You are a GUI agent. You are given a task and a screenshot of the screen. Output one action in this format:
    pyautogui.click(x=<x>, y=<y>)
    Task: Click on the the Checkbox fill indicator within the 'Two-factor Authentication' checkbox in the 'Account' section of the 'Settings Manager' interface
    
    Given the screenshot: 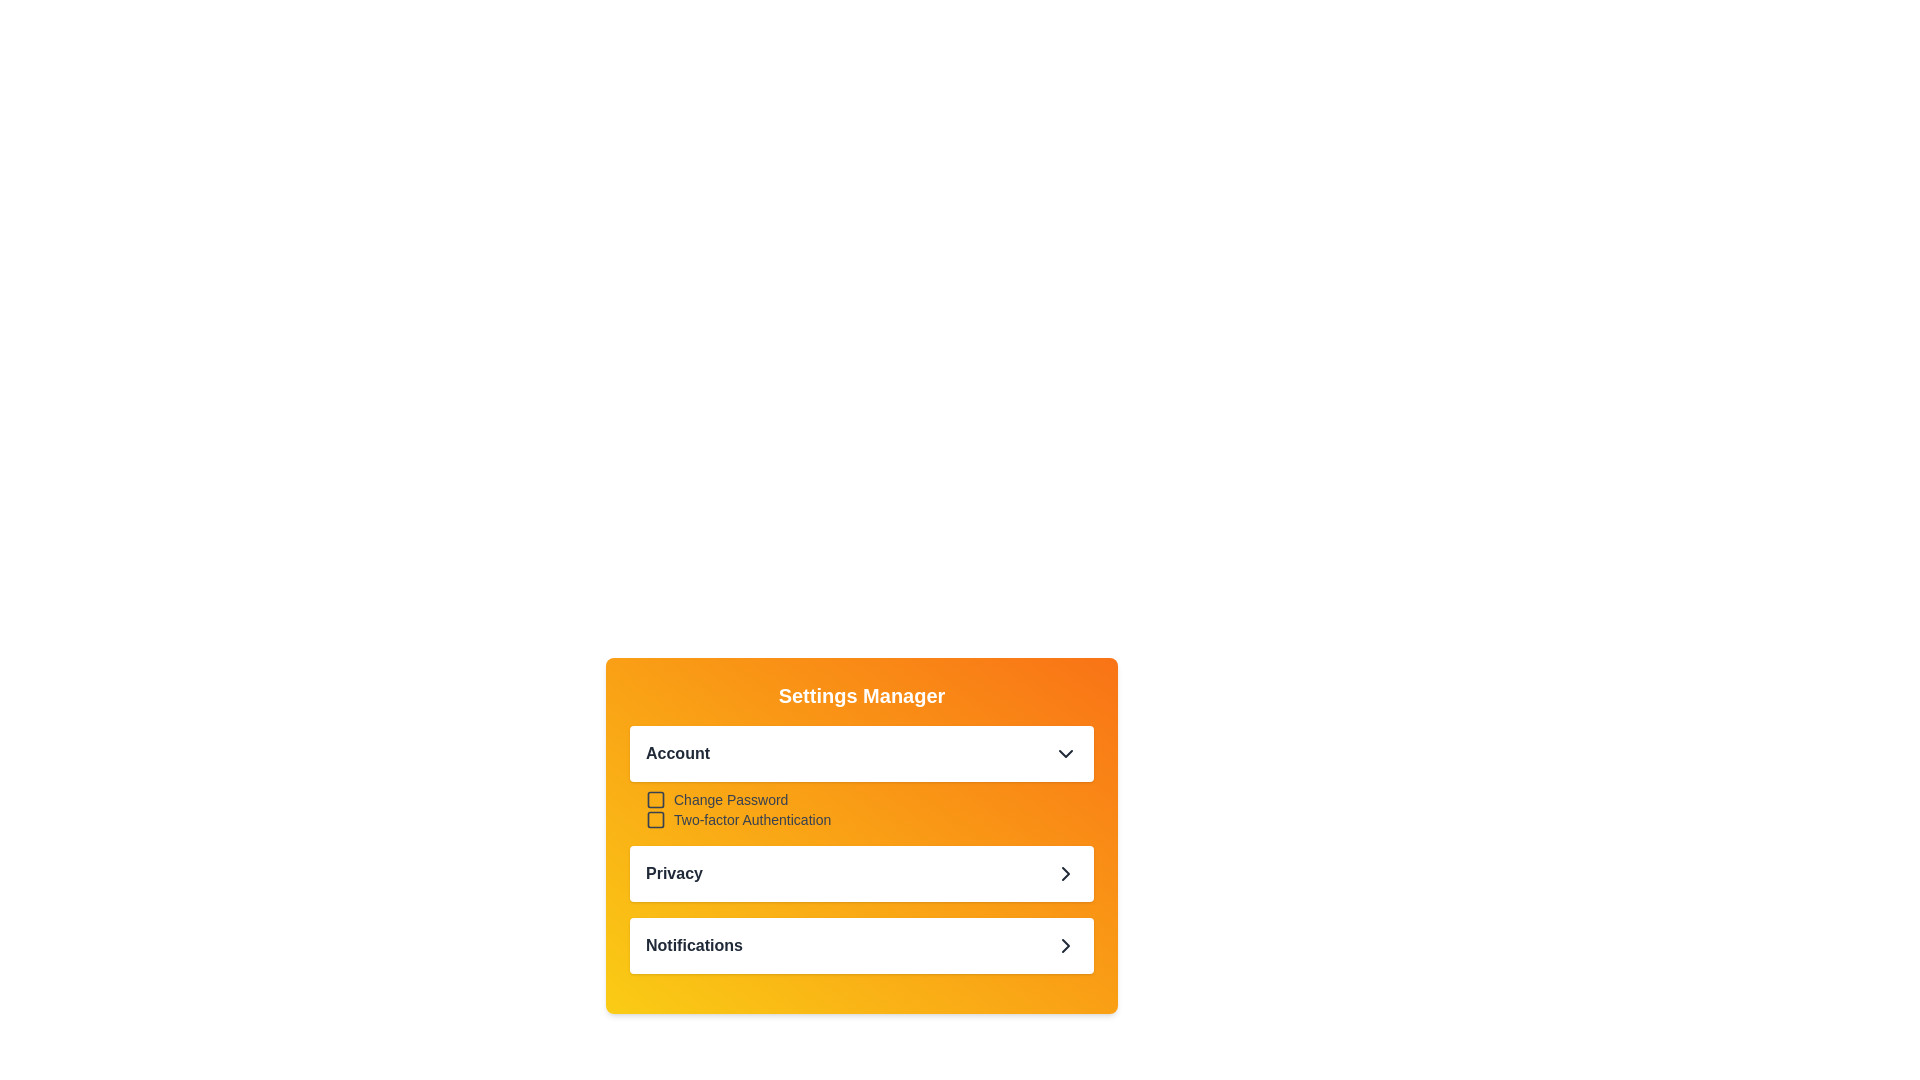 What is the action you would take?
    pyautogui.click(x=656, y=820)
    